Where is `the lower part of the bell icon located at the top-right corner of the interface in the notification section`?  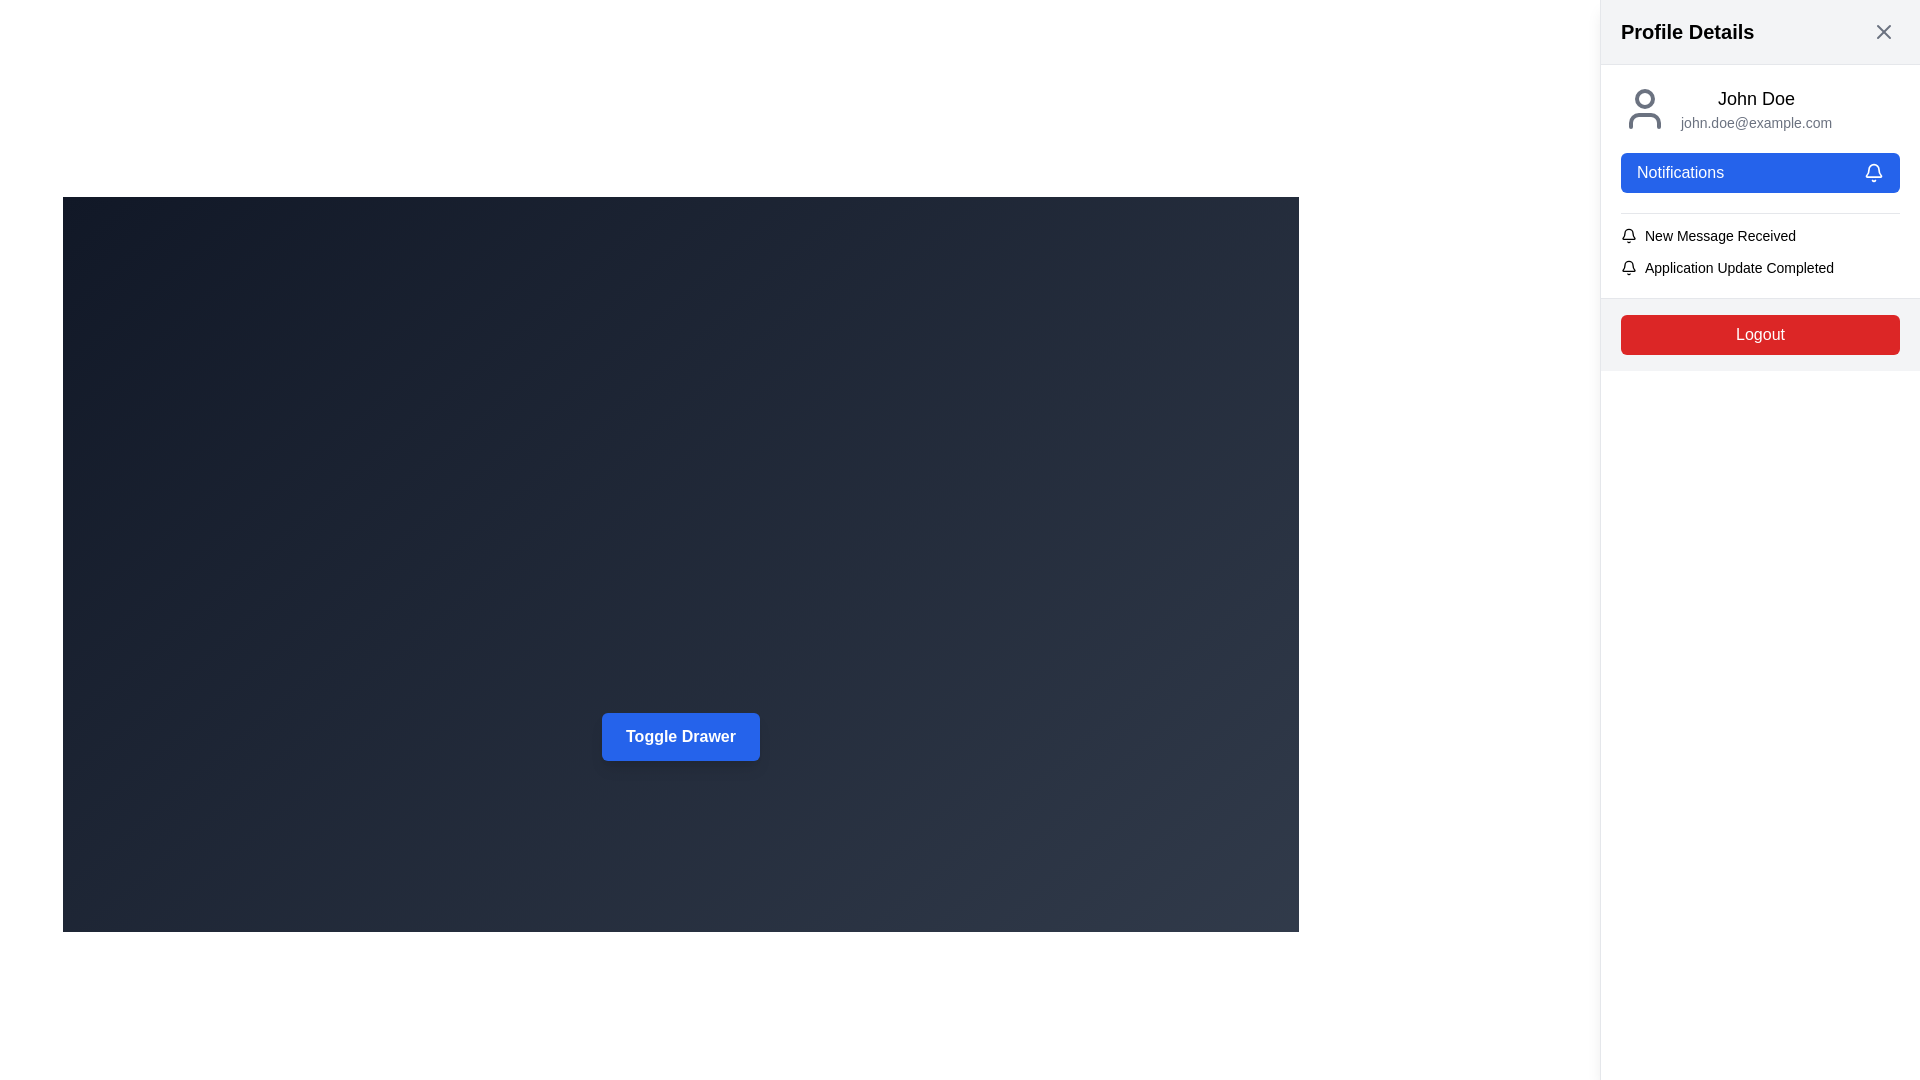 the lower part of the bell icon located at the top-right corner of the interface in the notification section is located at coordinates (1628, 265).